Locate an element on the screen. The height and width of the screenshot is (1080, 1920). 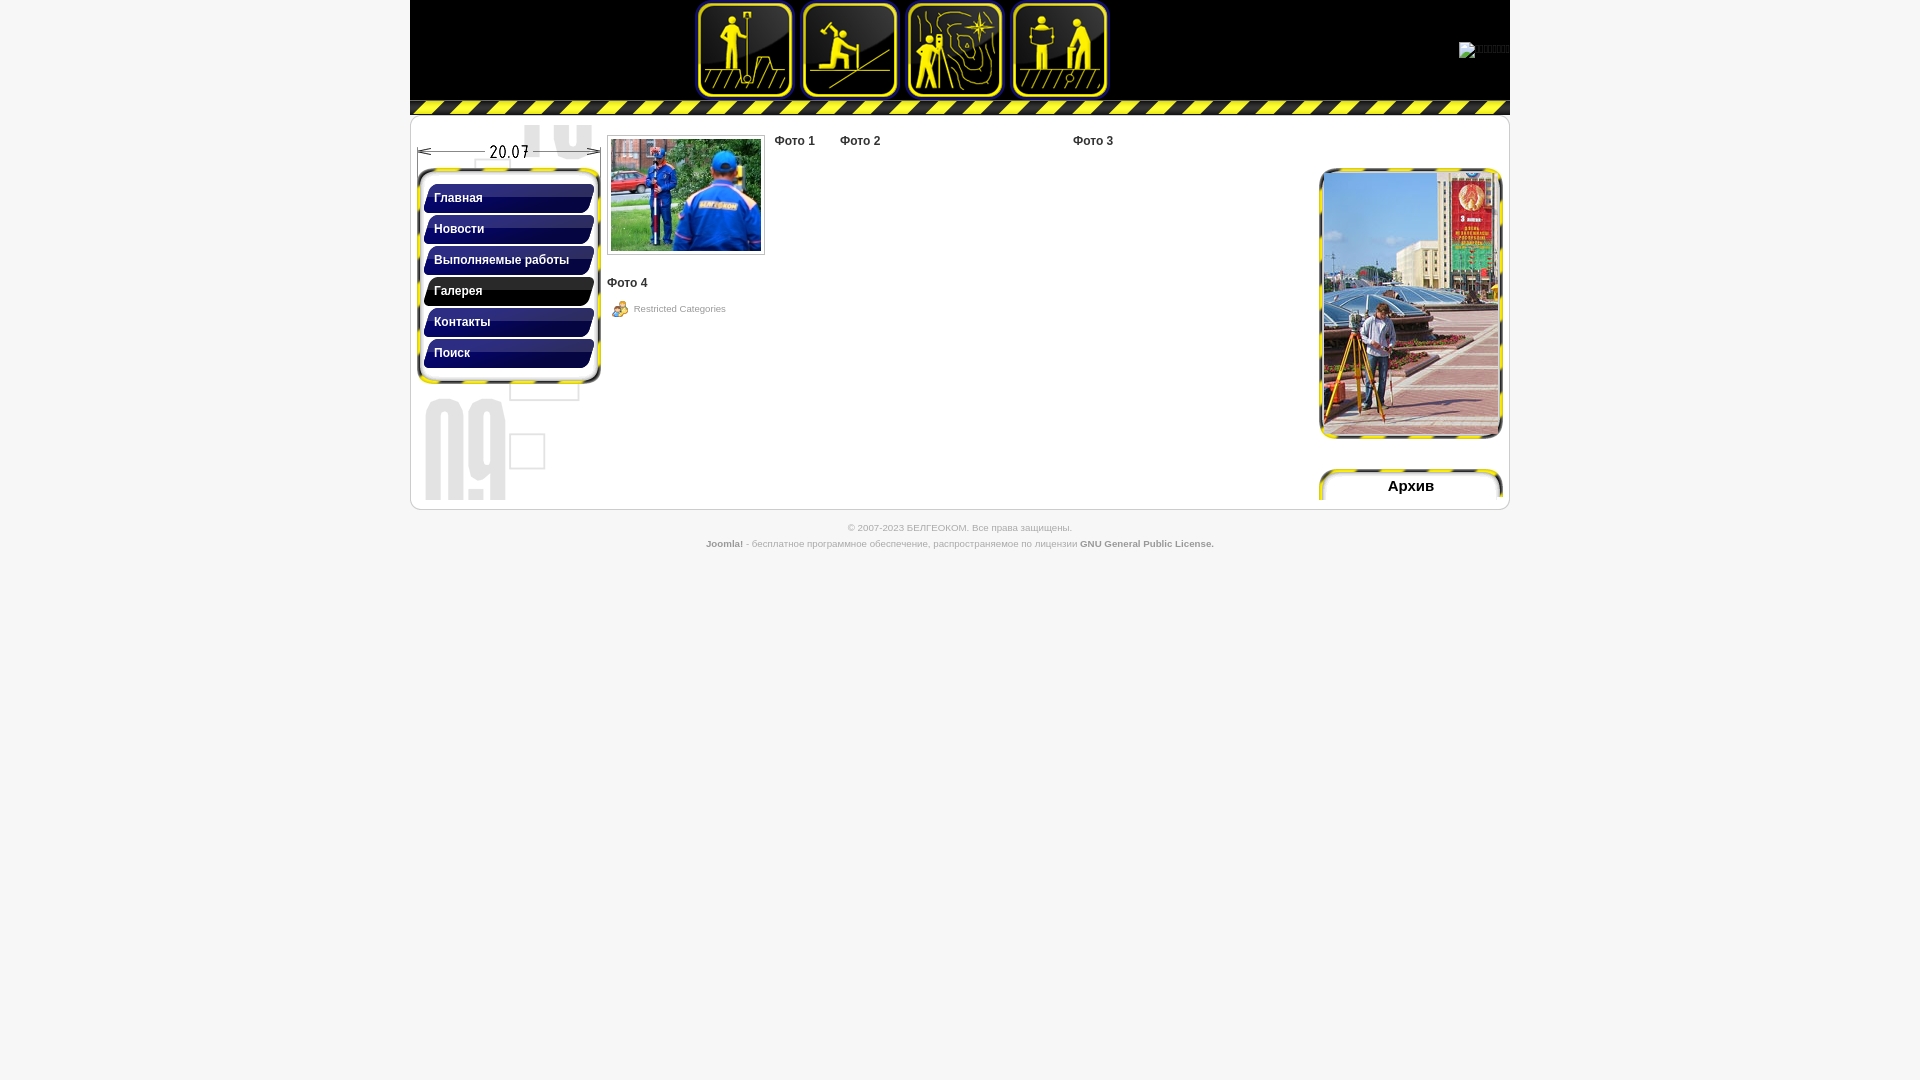
'Joomla!' is located at coordinates (705, 543).